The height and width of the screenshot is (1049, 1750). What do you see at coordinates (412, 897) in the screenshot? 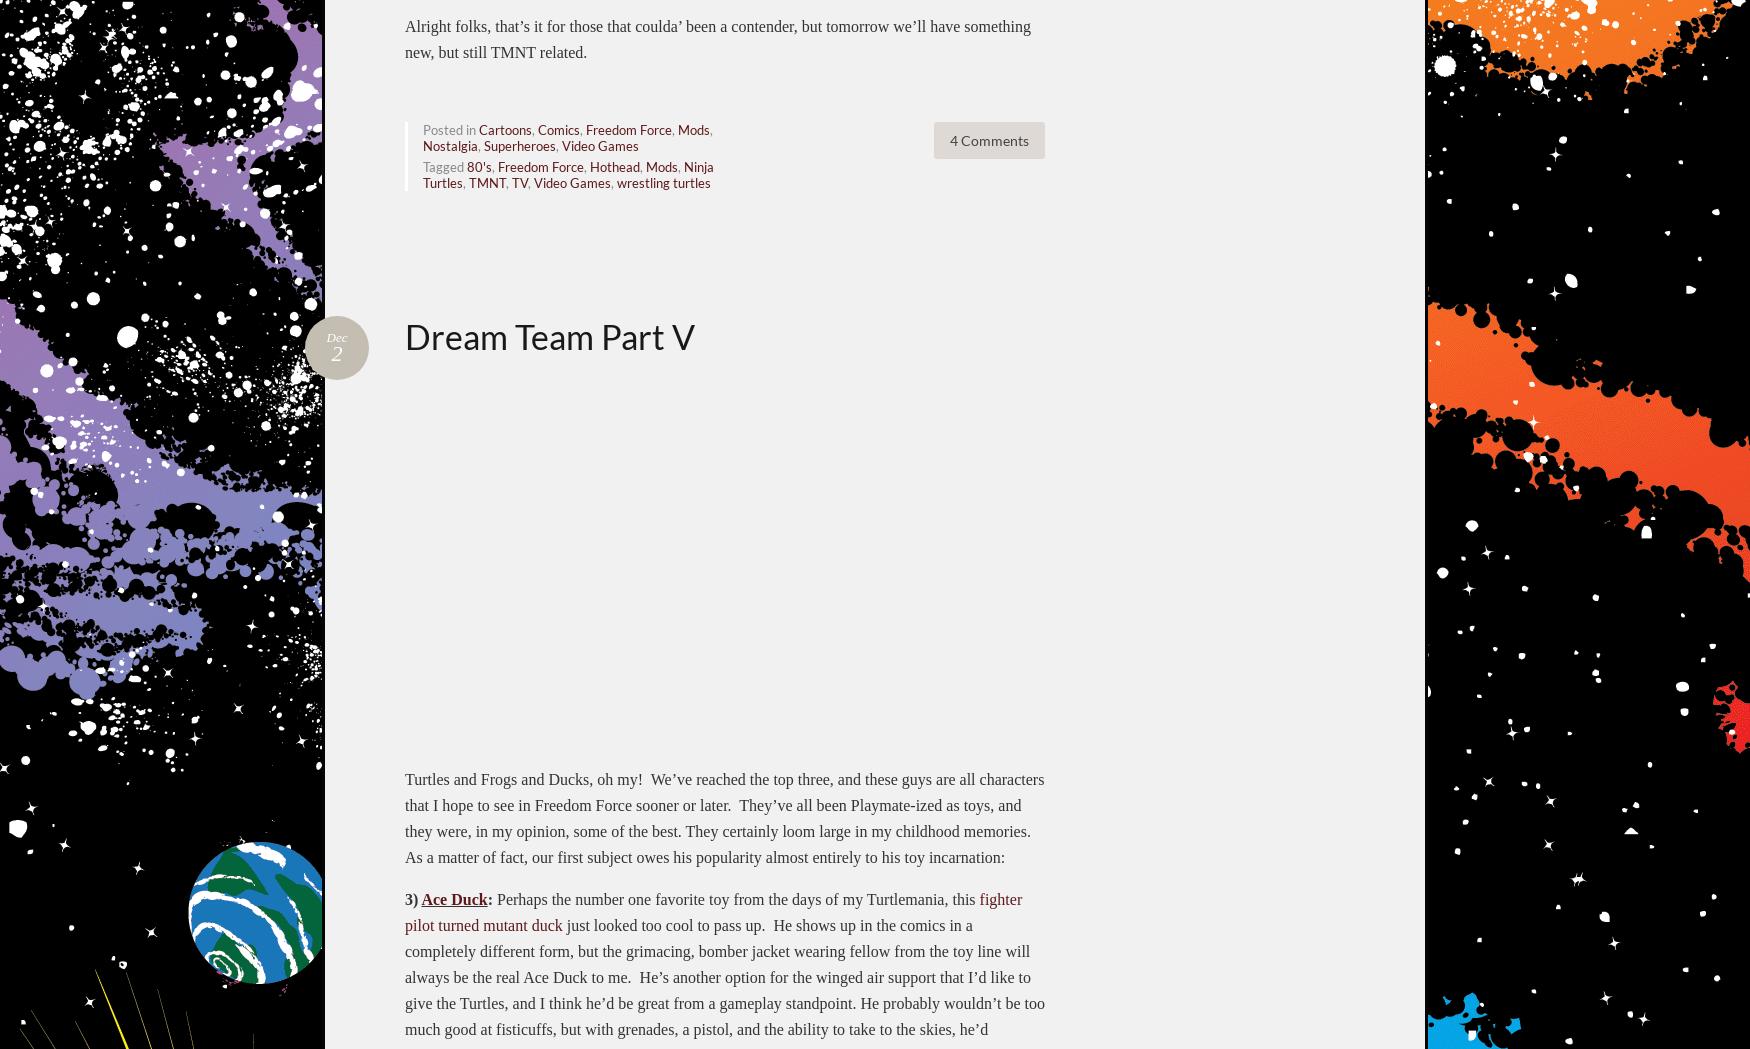
I see `'3)'` at bounding box center [412, 897].